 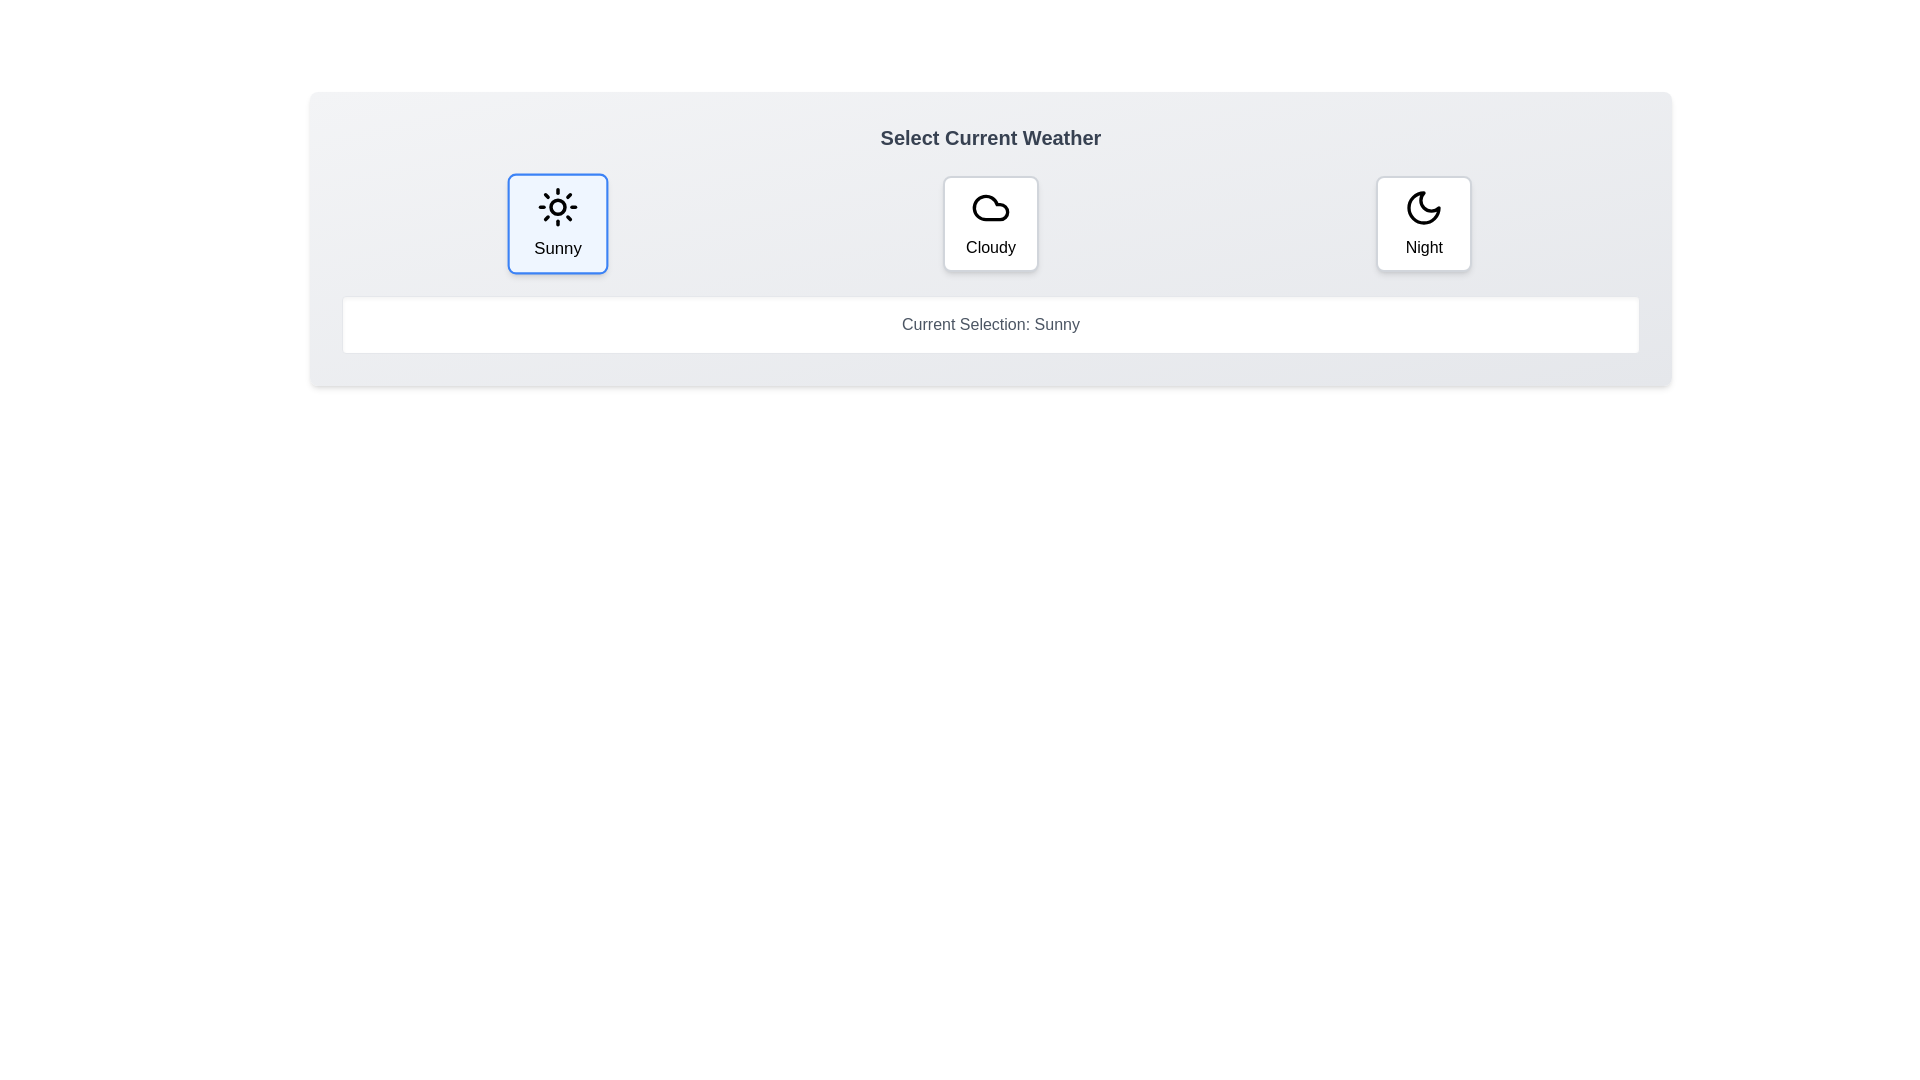 I want to click on the weather button labeled Night to observe the hover effect, so click(x=1422, y=223).